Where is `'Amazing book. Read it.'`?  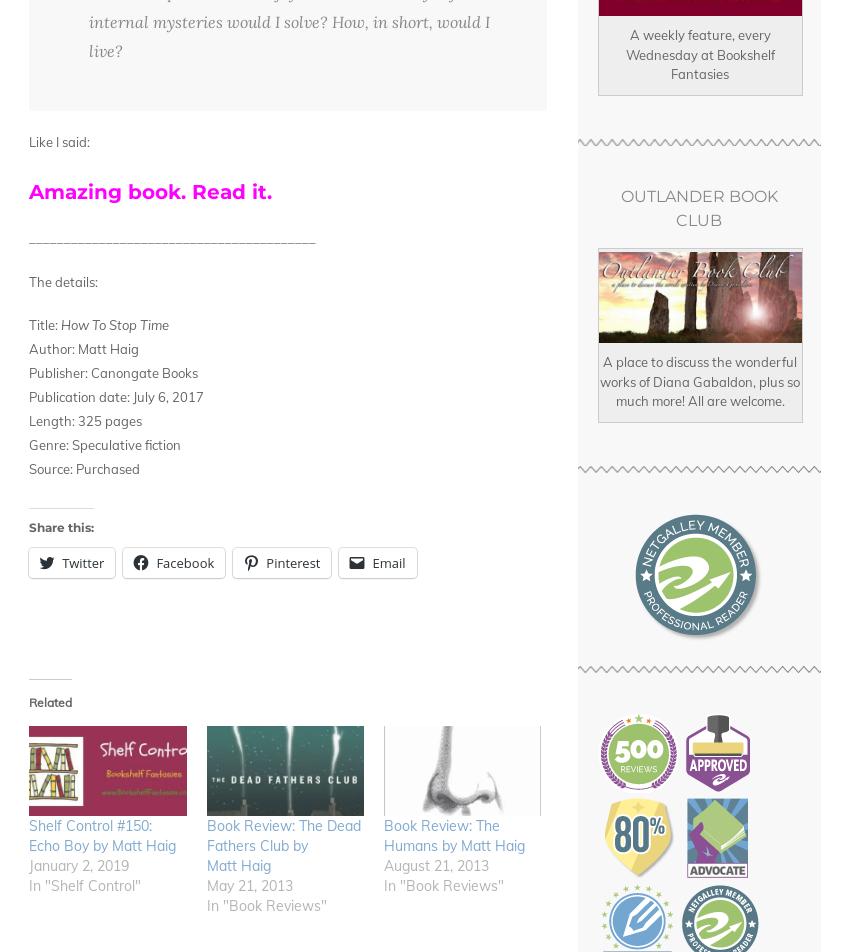
'Amazing book. Read it.' is located at coordinates (150, 192).